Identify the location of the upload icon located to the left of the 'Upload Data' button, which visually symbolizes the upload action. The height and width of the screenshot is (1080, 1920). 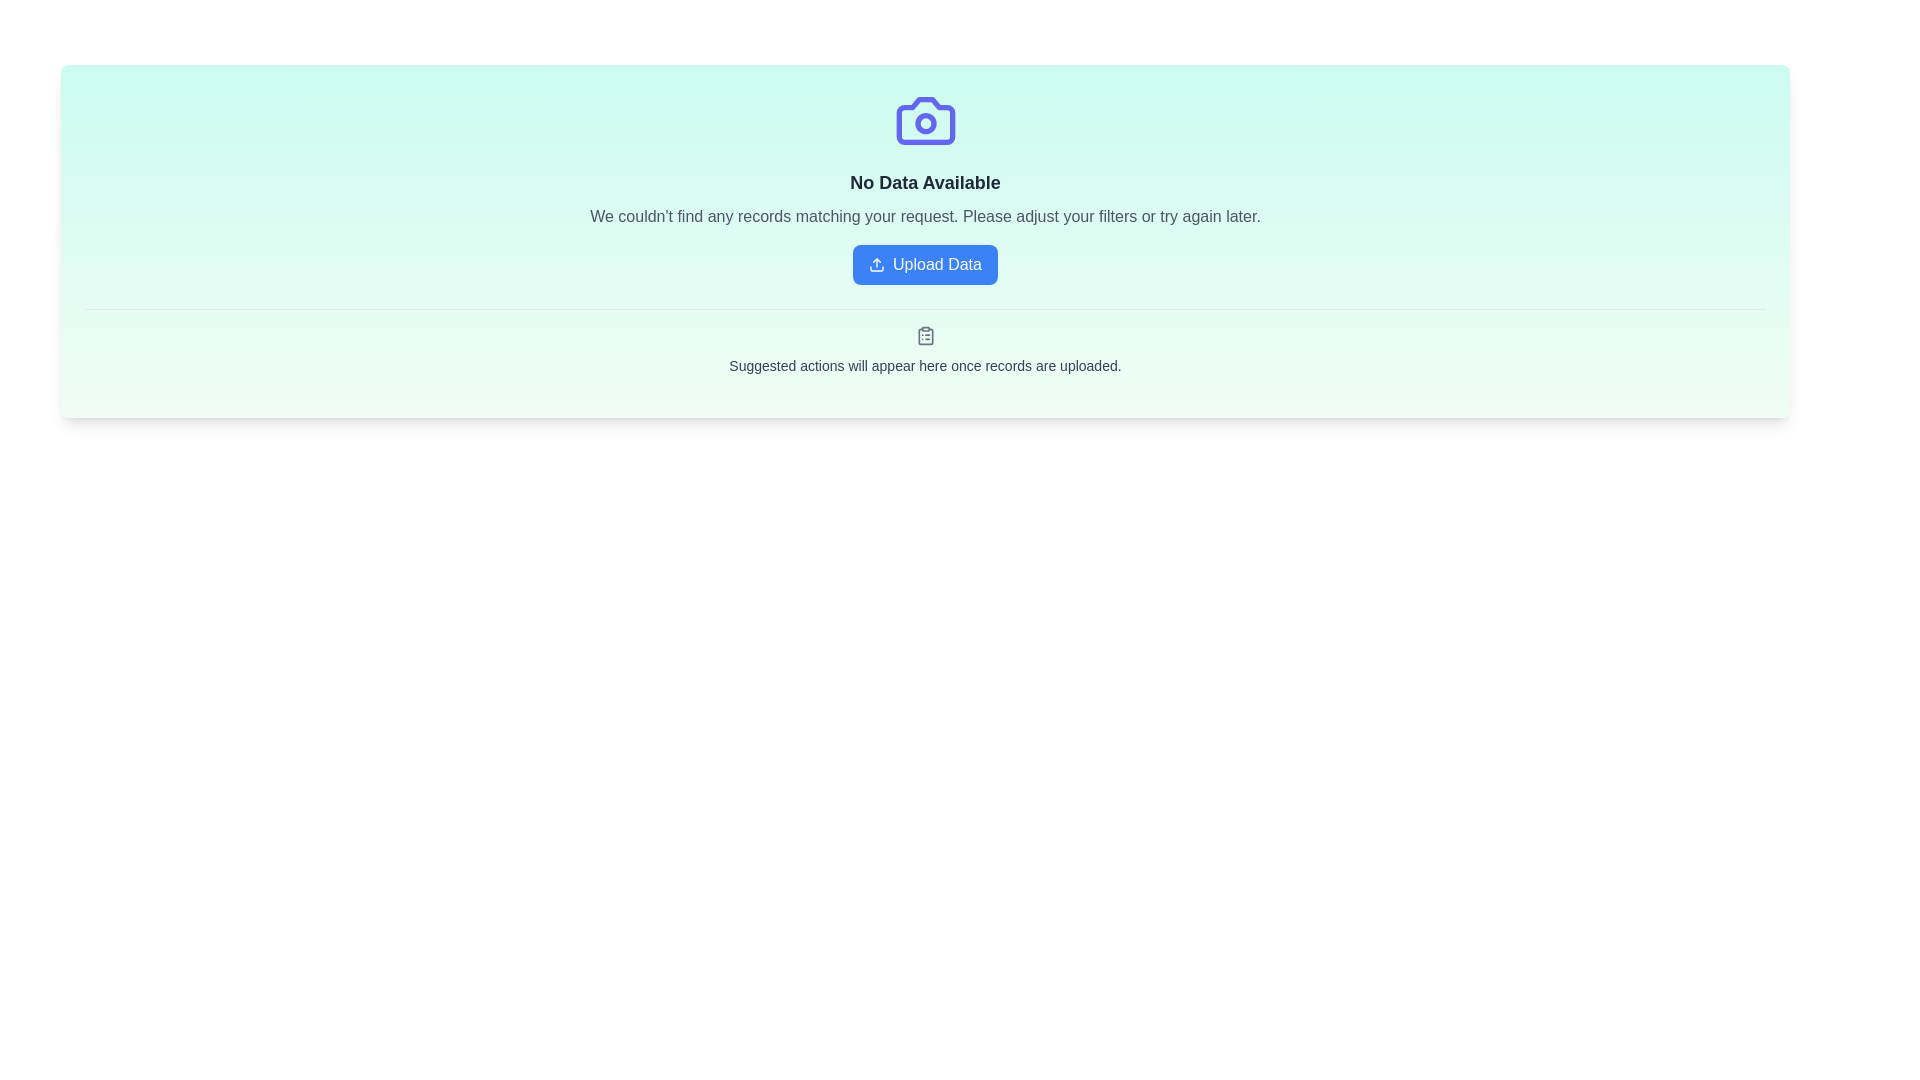
(877, 264).